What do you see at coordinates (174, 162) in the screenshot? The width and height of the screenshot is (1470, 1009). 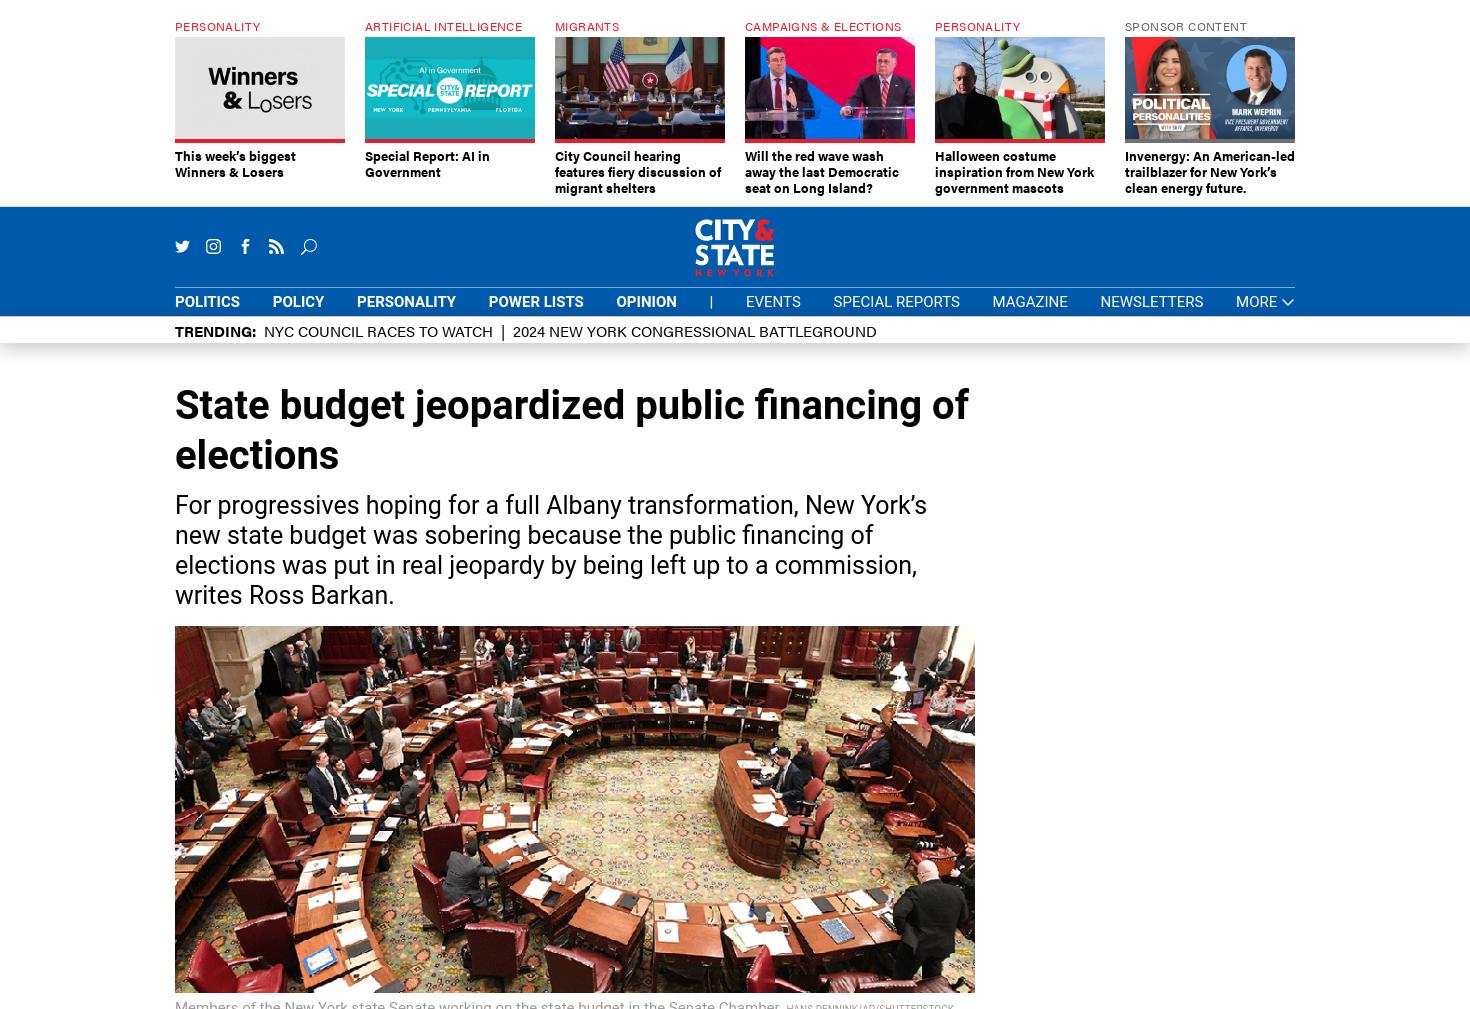 I see `'This week’s biggest Winners & Losers'` at bounding box center [174, 162].